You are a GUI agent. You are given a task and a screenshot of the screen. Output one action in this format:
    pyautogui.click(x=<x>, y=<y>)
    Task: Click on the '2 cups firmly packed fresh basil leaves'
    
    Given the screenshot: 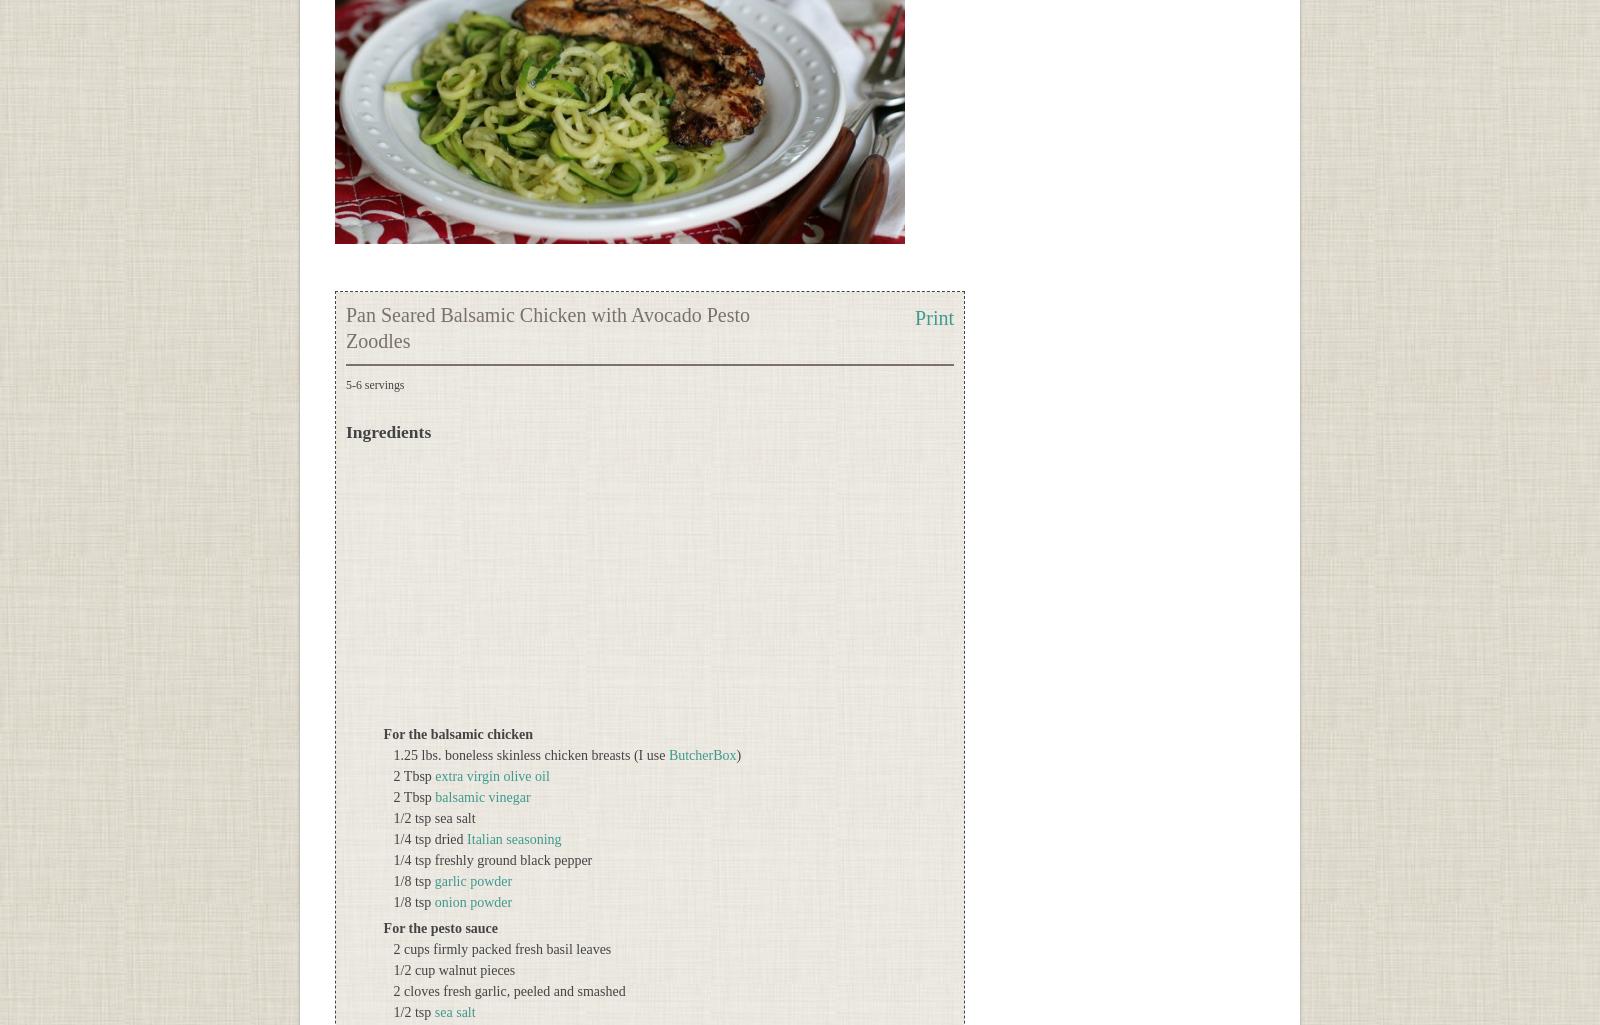 What is the action you would take?
    pyautogui.click(x=501, y=949)
    